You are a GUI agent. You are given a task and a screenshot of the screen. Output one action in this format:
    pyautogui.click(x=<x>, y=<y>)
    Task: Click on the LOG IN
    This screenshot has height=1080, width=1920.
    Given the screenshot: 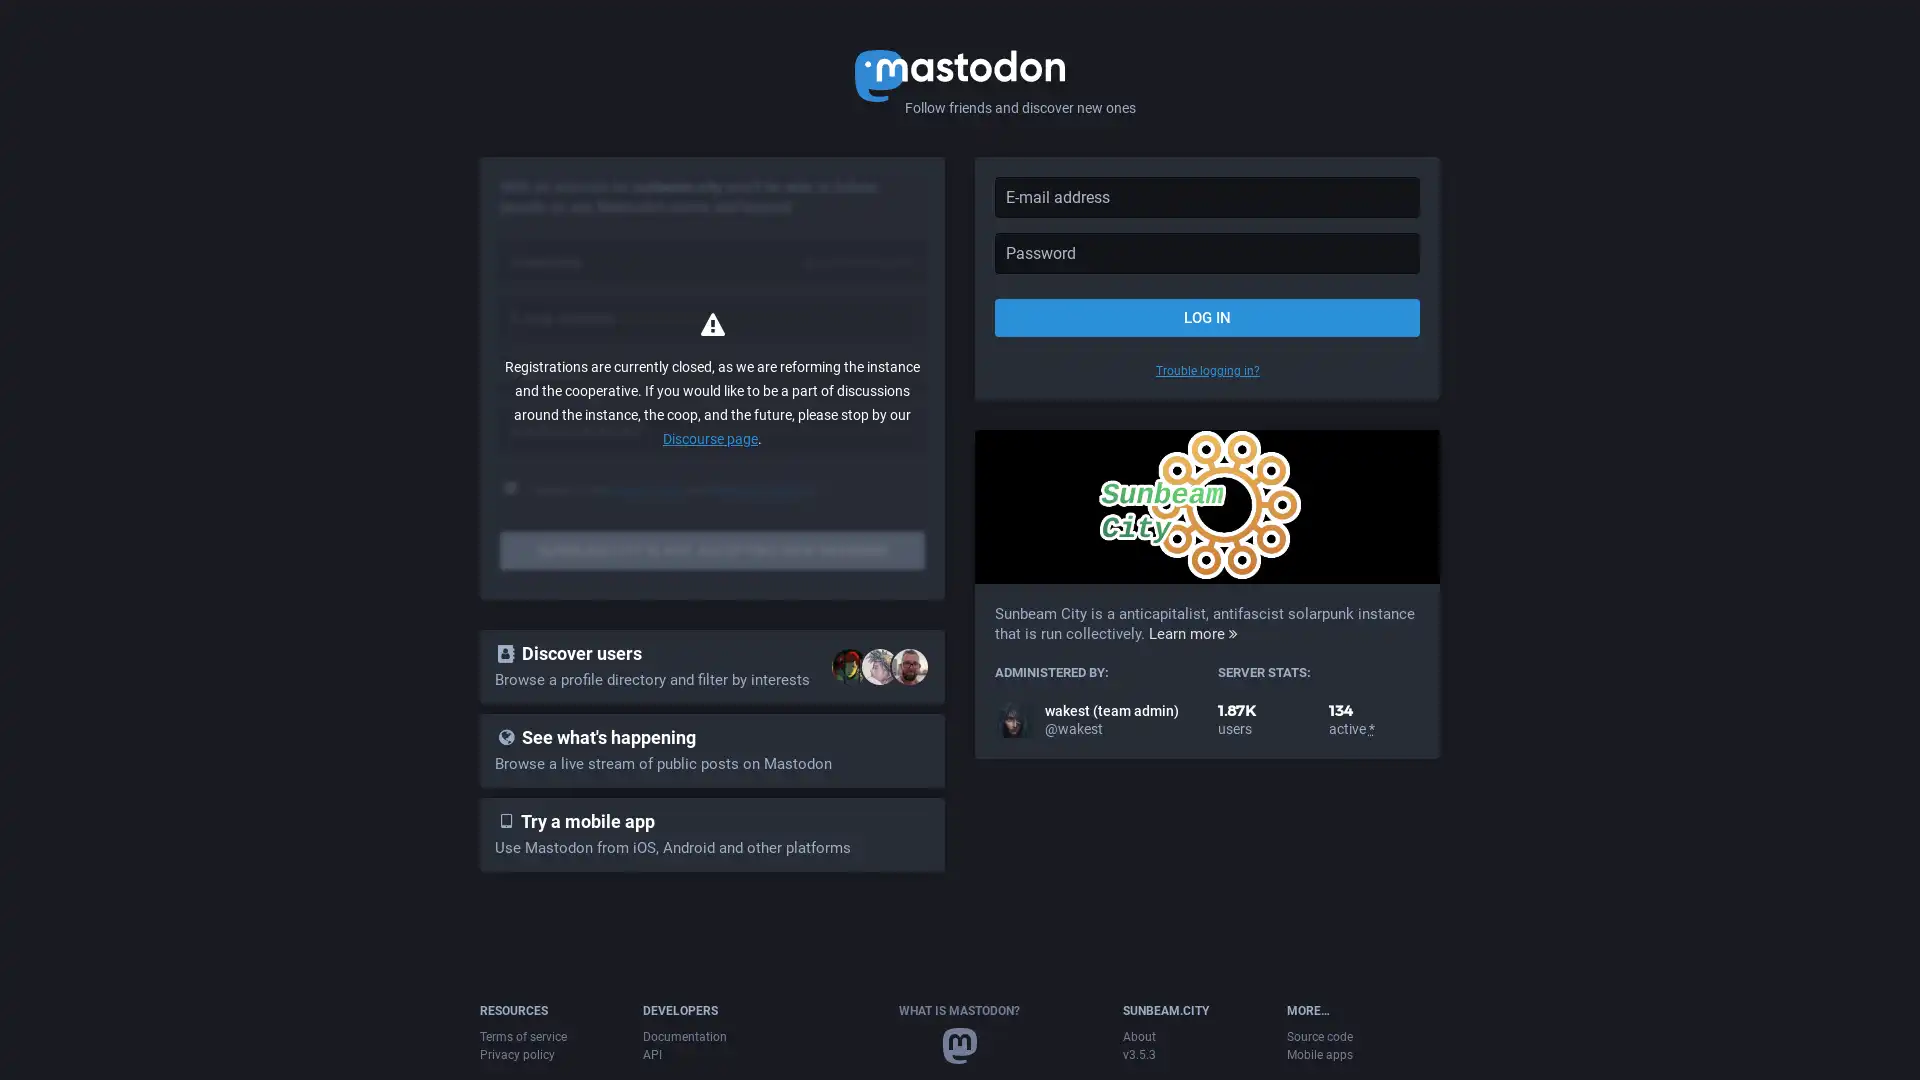 What is the action you would take?
    pyautogui.click(x=1206, y=316)
    